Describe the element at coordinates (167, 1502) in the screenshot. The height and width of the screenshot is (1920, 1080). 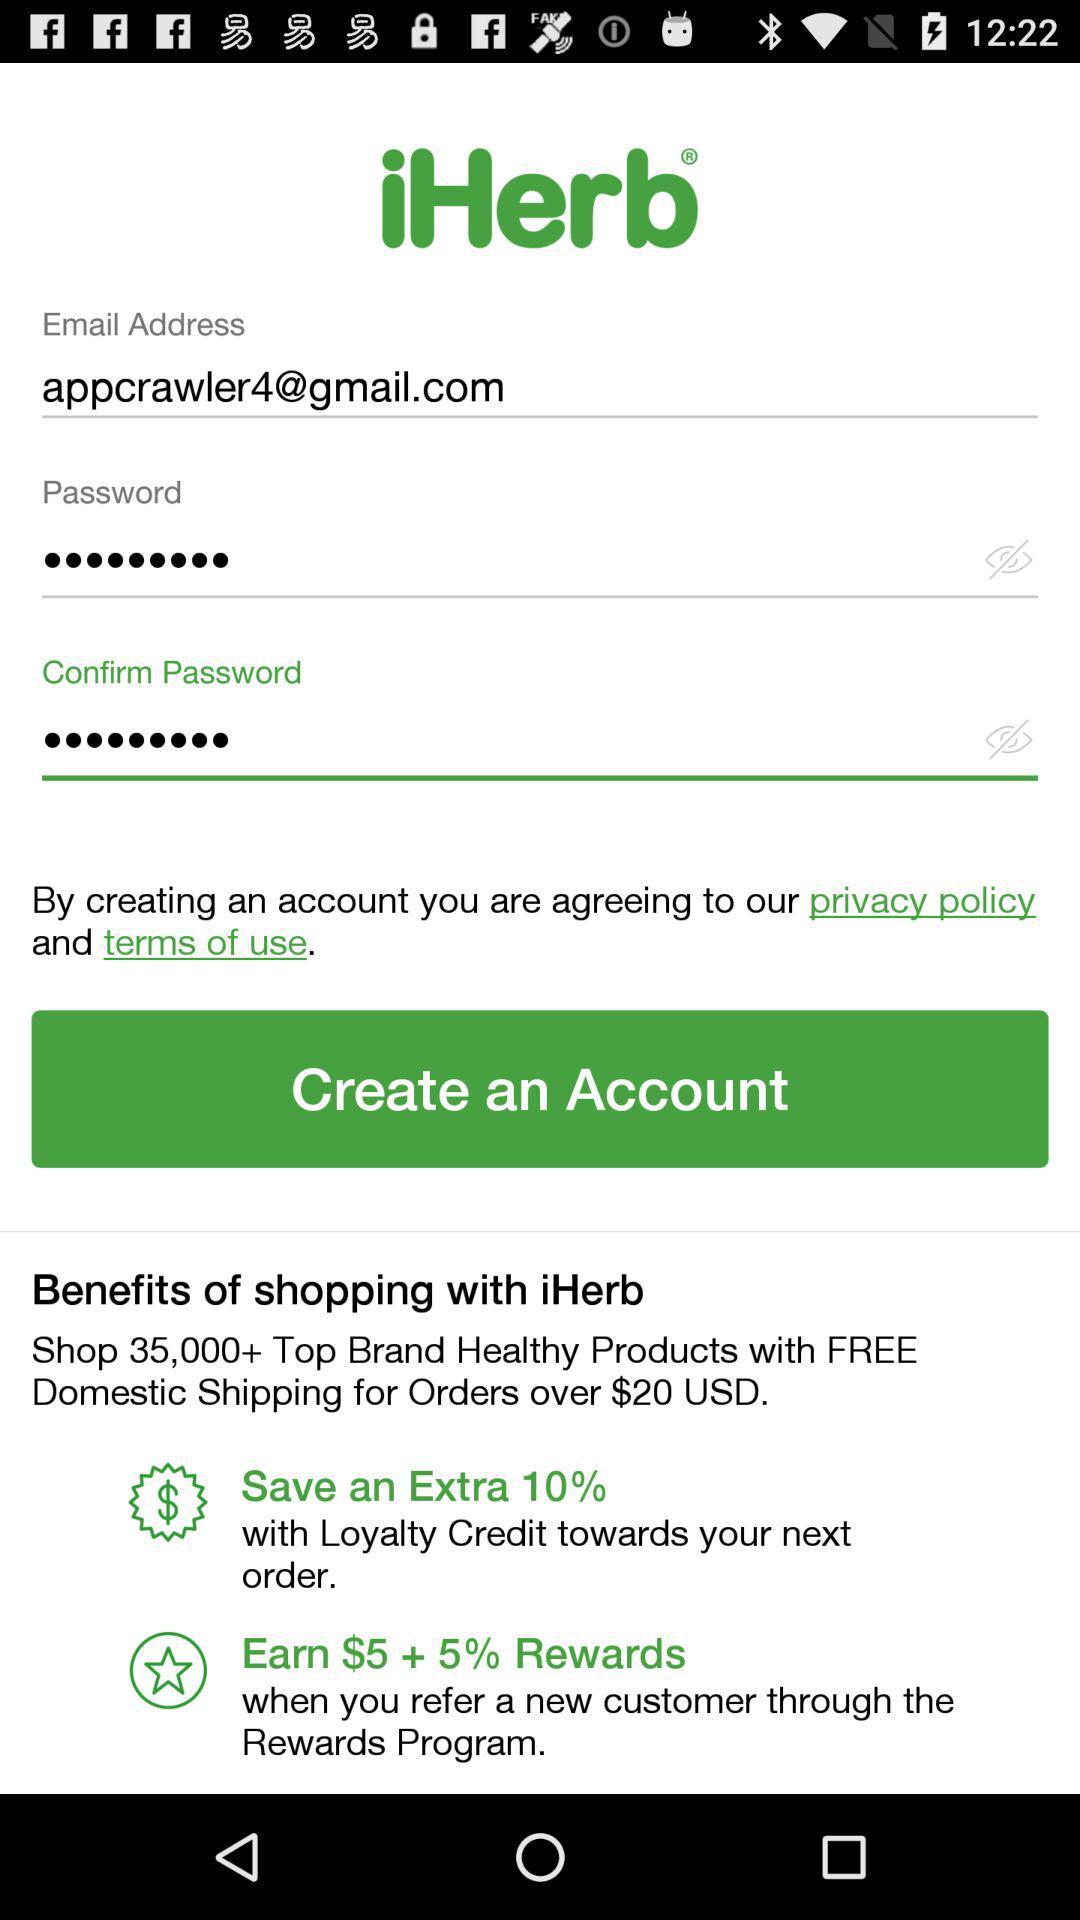
I see `the icon left to save an extra 10` at that location.